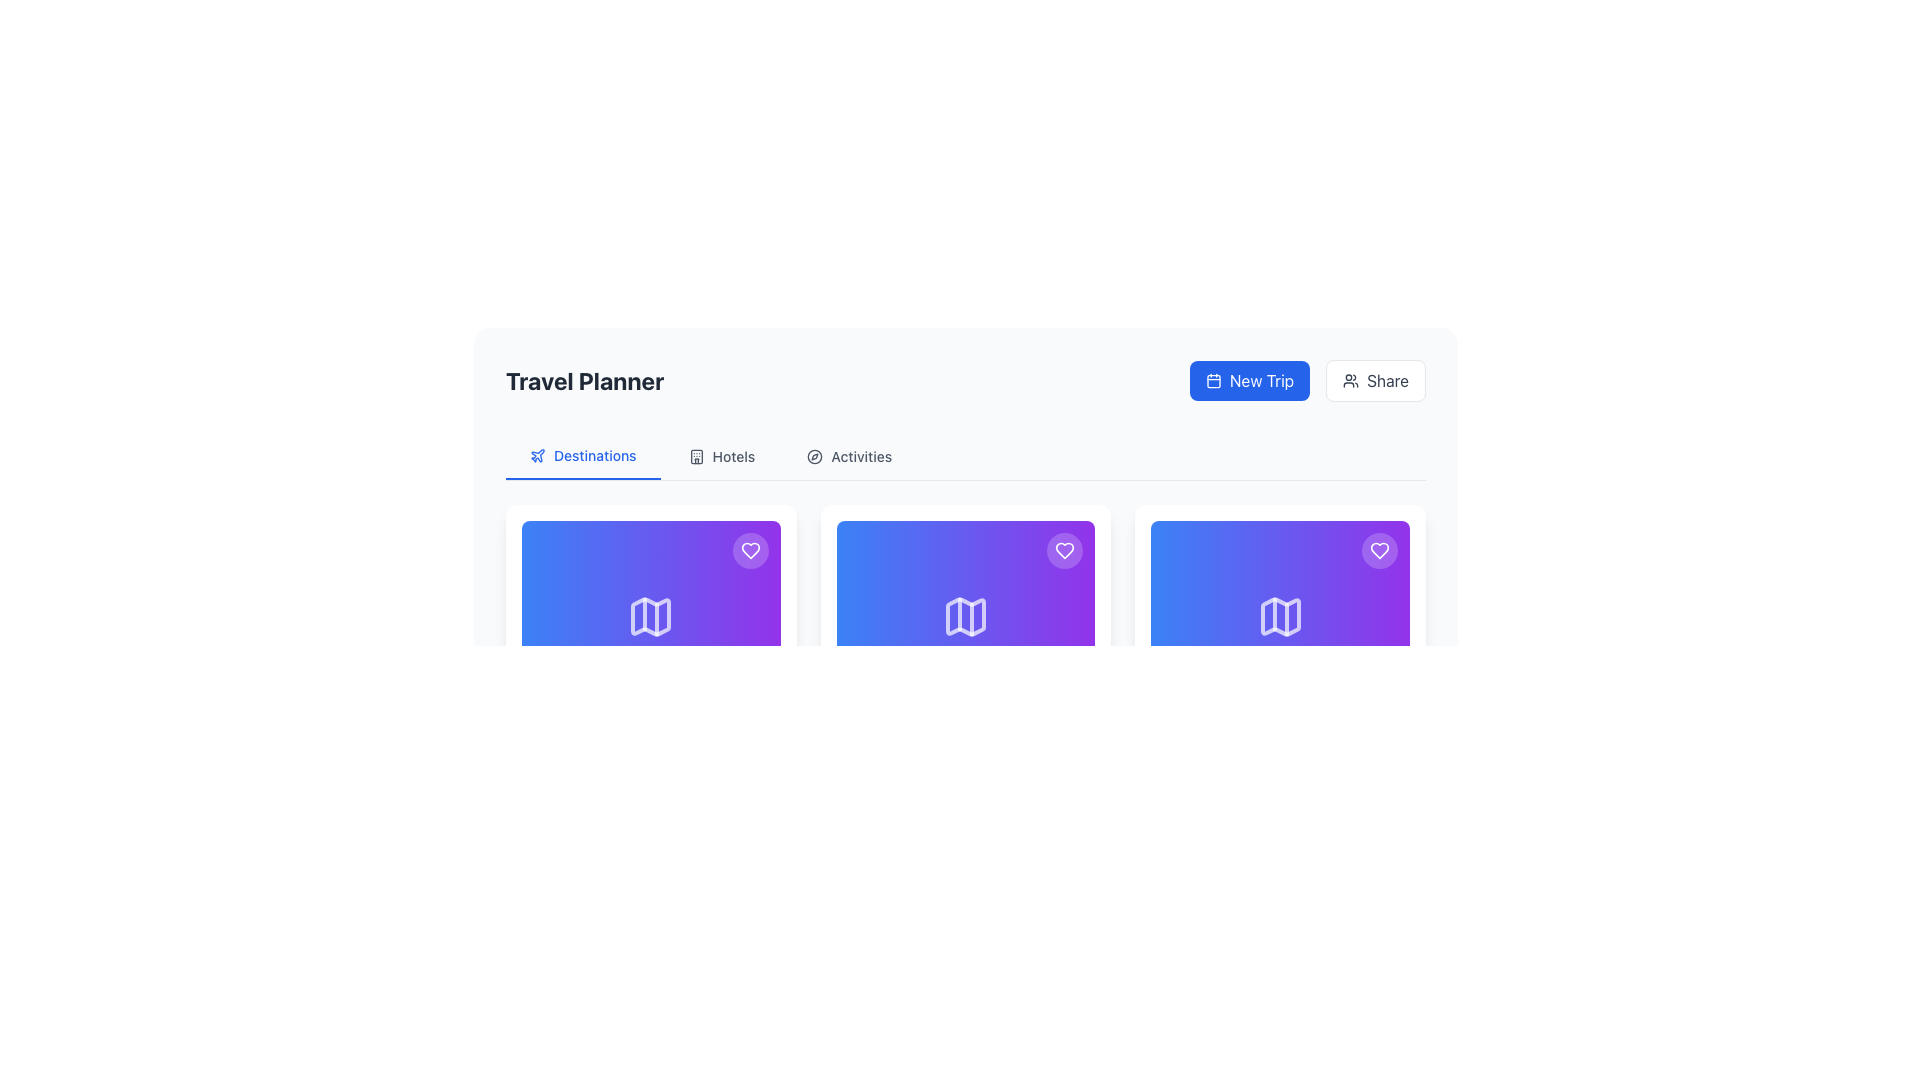  Describe the element at coordinates (1213, 381) in the screenshot. I see `the small, square, blue icon with rounded corners located within the calendar icon, adjacent to the 'New Trip' button` at that location.